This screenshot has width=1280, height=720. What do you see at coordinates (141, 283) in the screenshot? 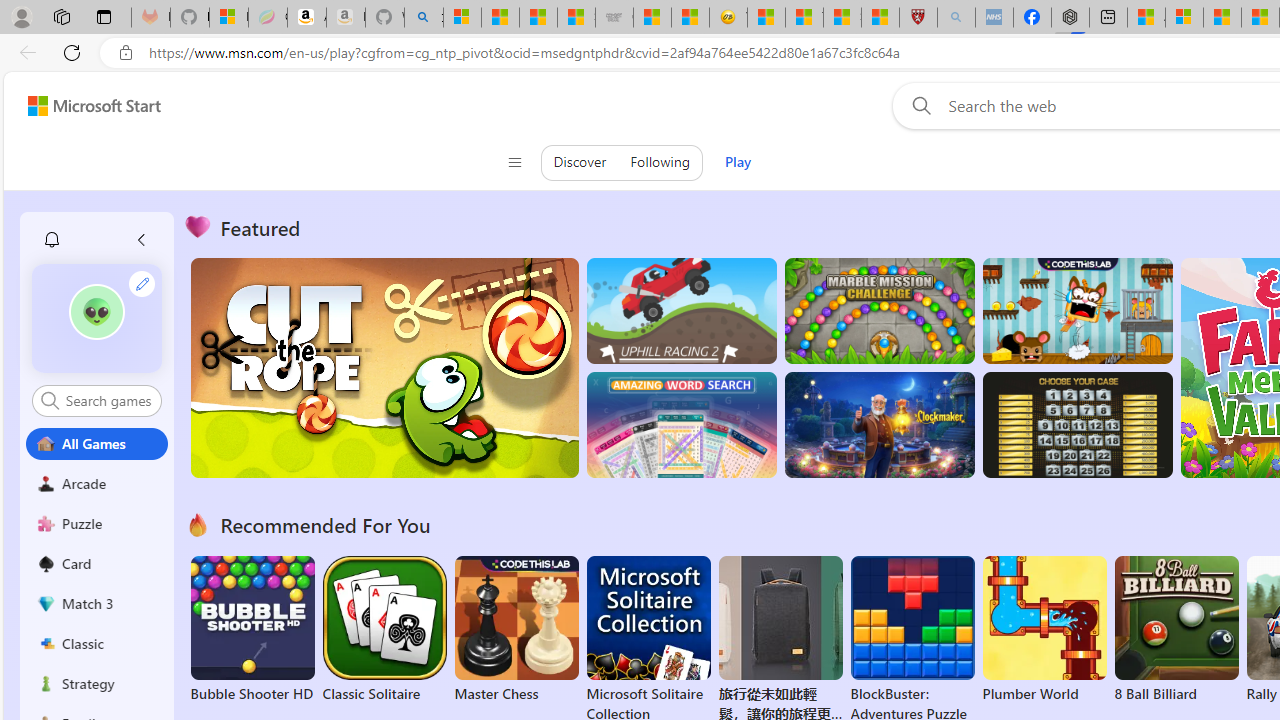
I see `'Class: profile-edit'` at bounding box center [141, 283].